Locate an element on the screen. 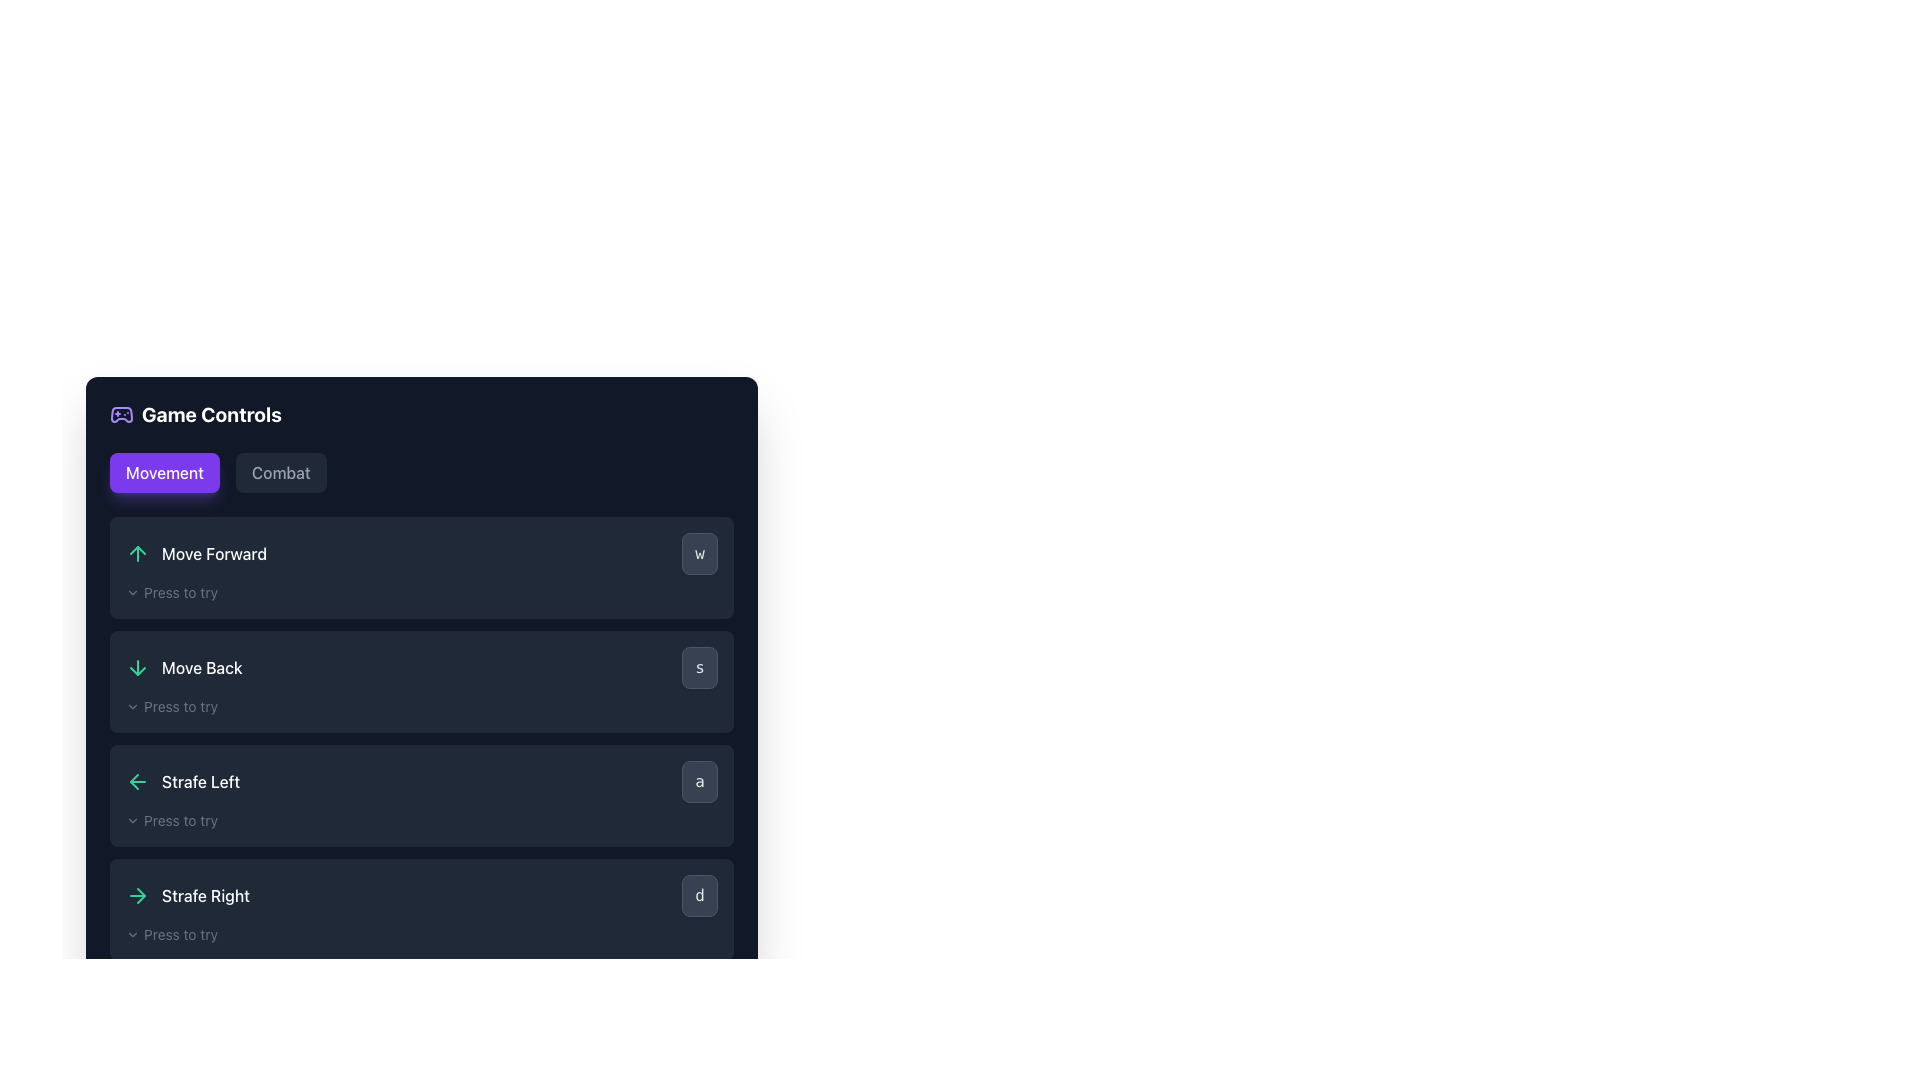 This screenshot has height=1080, width=1920. the text label 'Strafe Left' which is displayed in white font on a dark background, part of the game controls section is located at coordinates (201, 781).